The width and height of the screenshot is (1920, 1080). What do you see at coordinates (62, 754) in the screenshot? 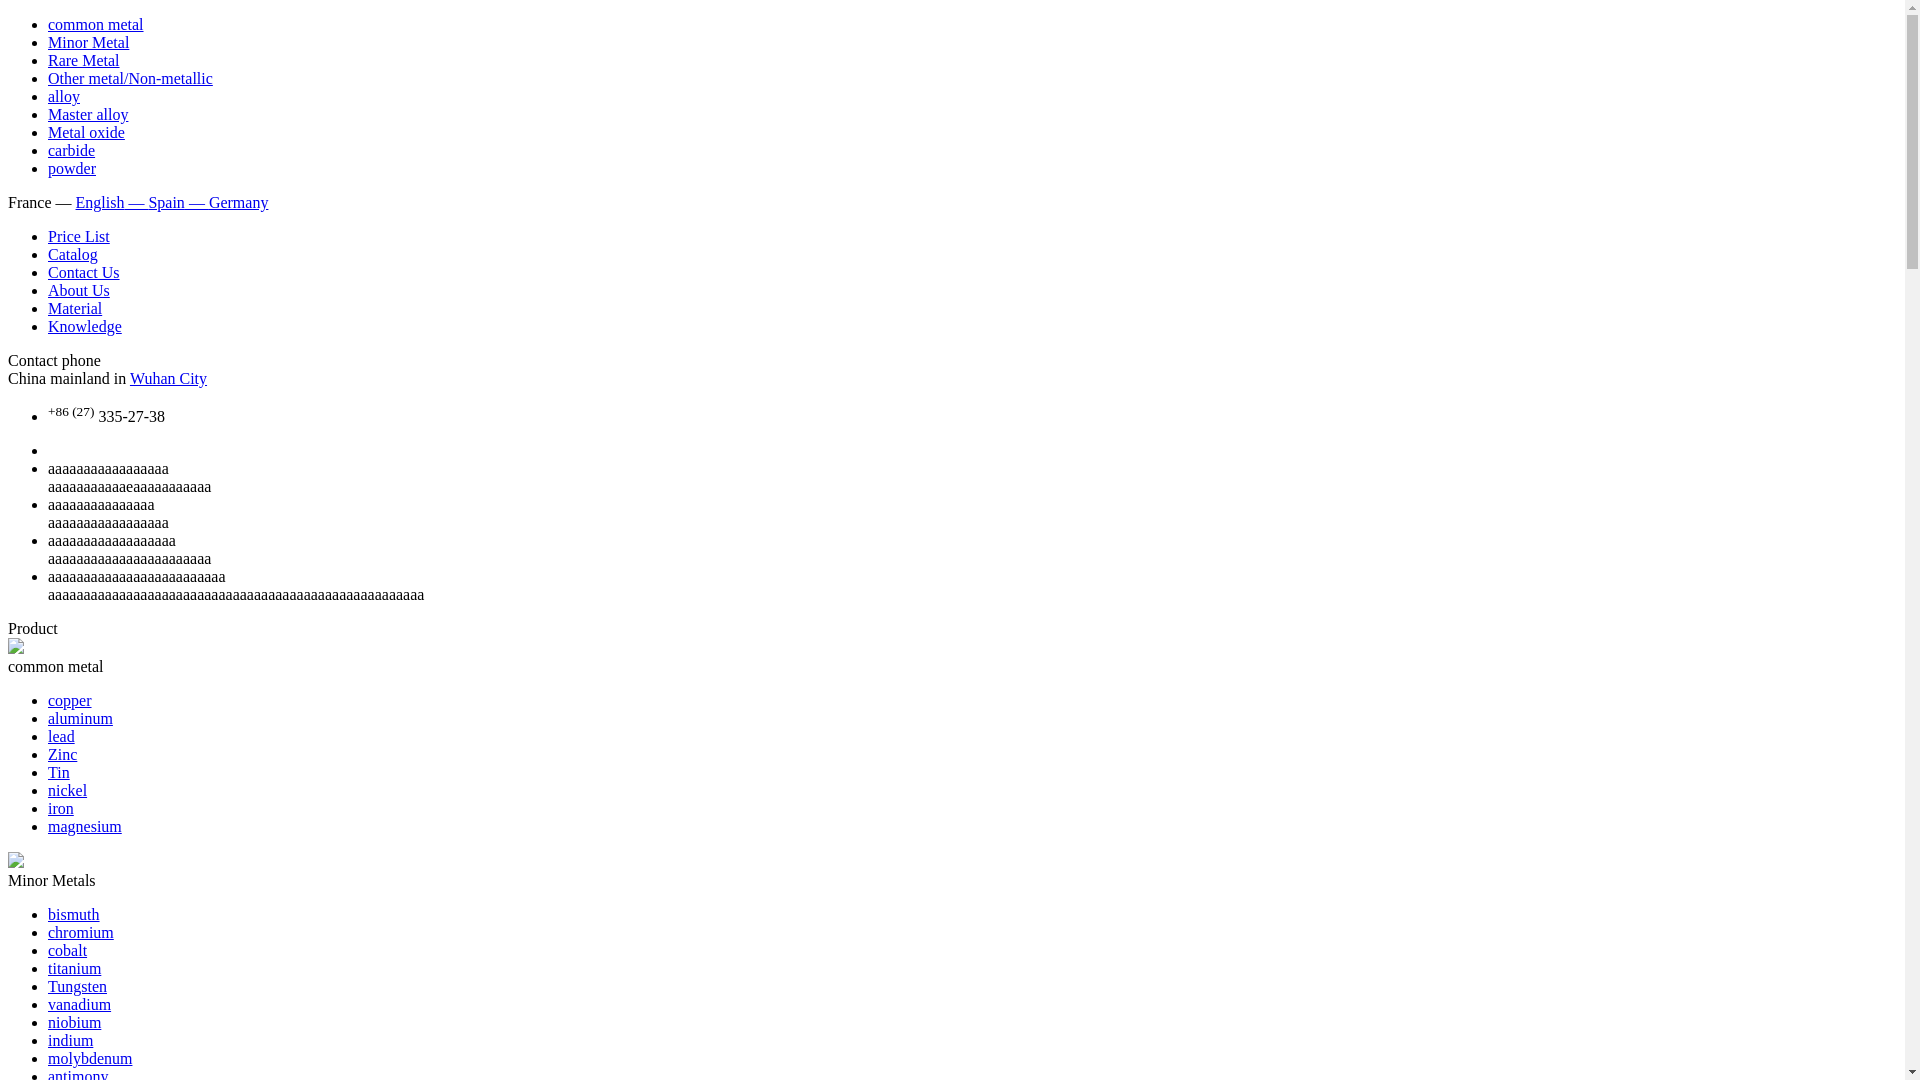
I see `'Zinc'` at bounding box center [62, 754].